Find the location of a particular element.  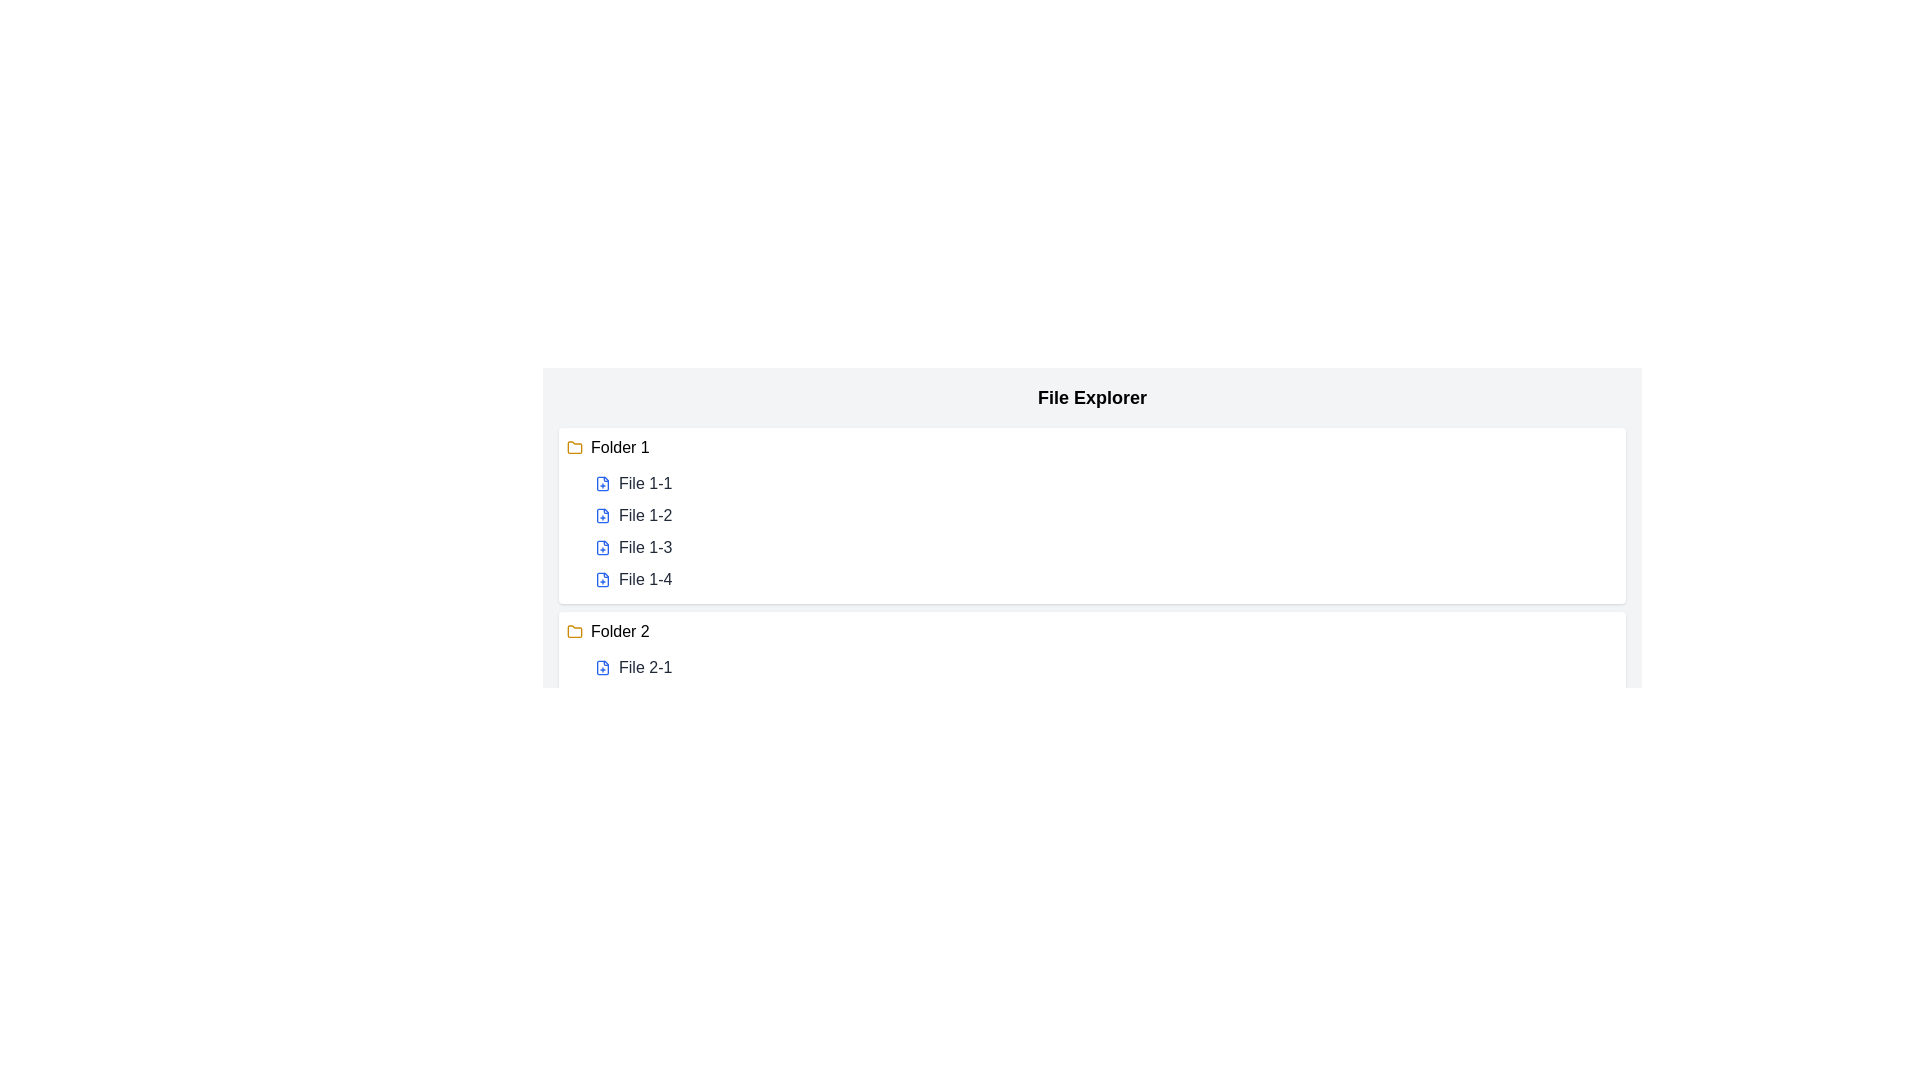

the file icon representing 'File 1-4' in the left section of the row under 'Folder 1' in the hierarchical file explorer interface is located at coordinates (602, 579).